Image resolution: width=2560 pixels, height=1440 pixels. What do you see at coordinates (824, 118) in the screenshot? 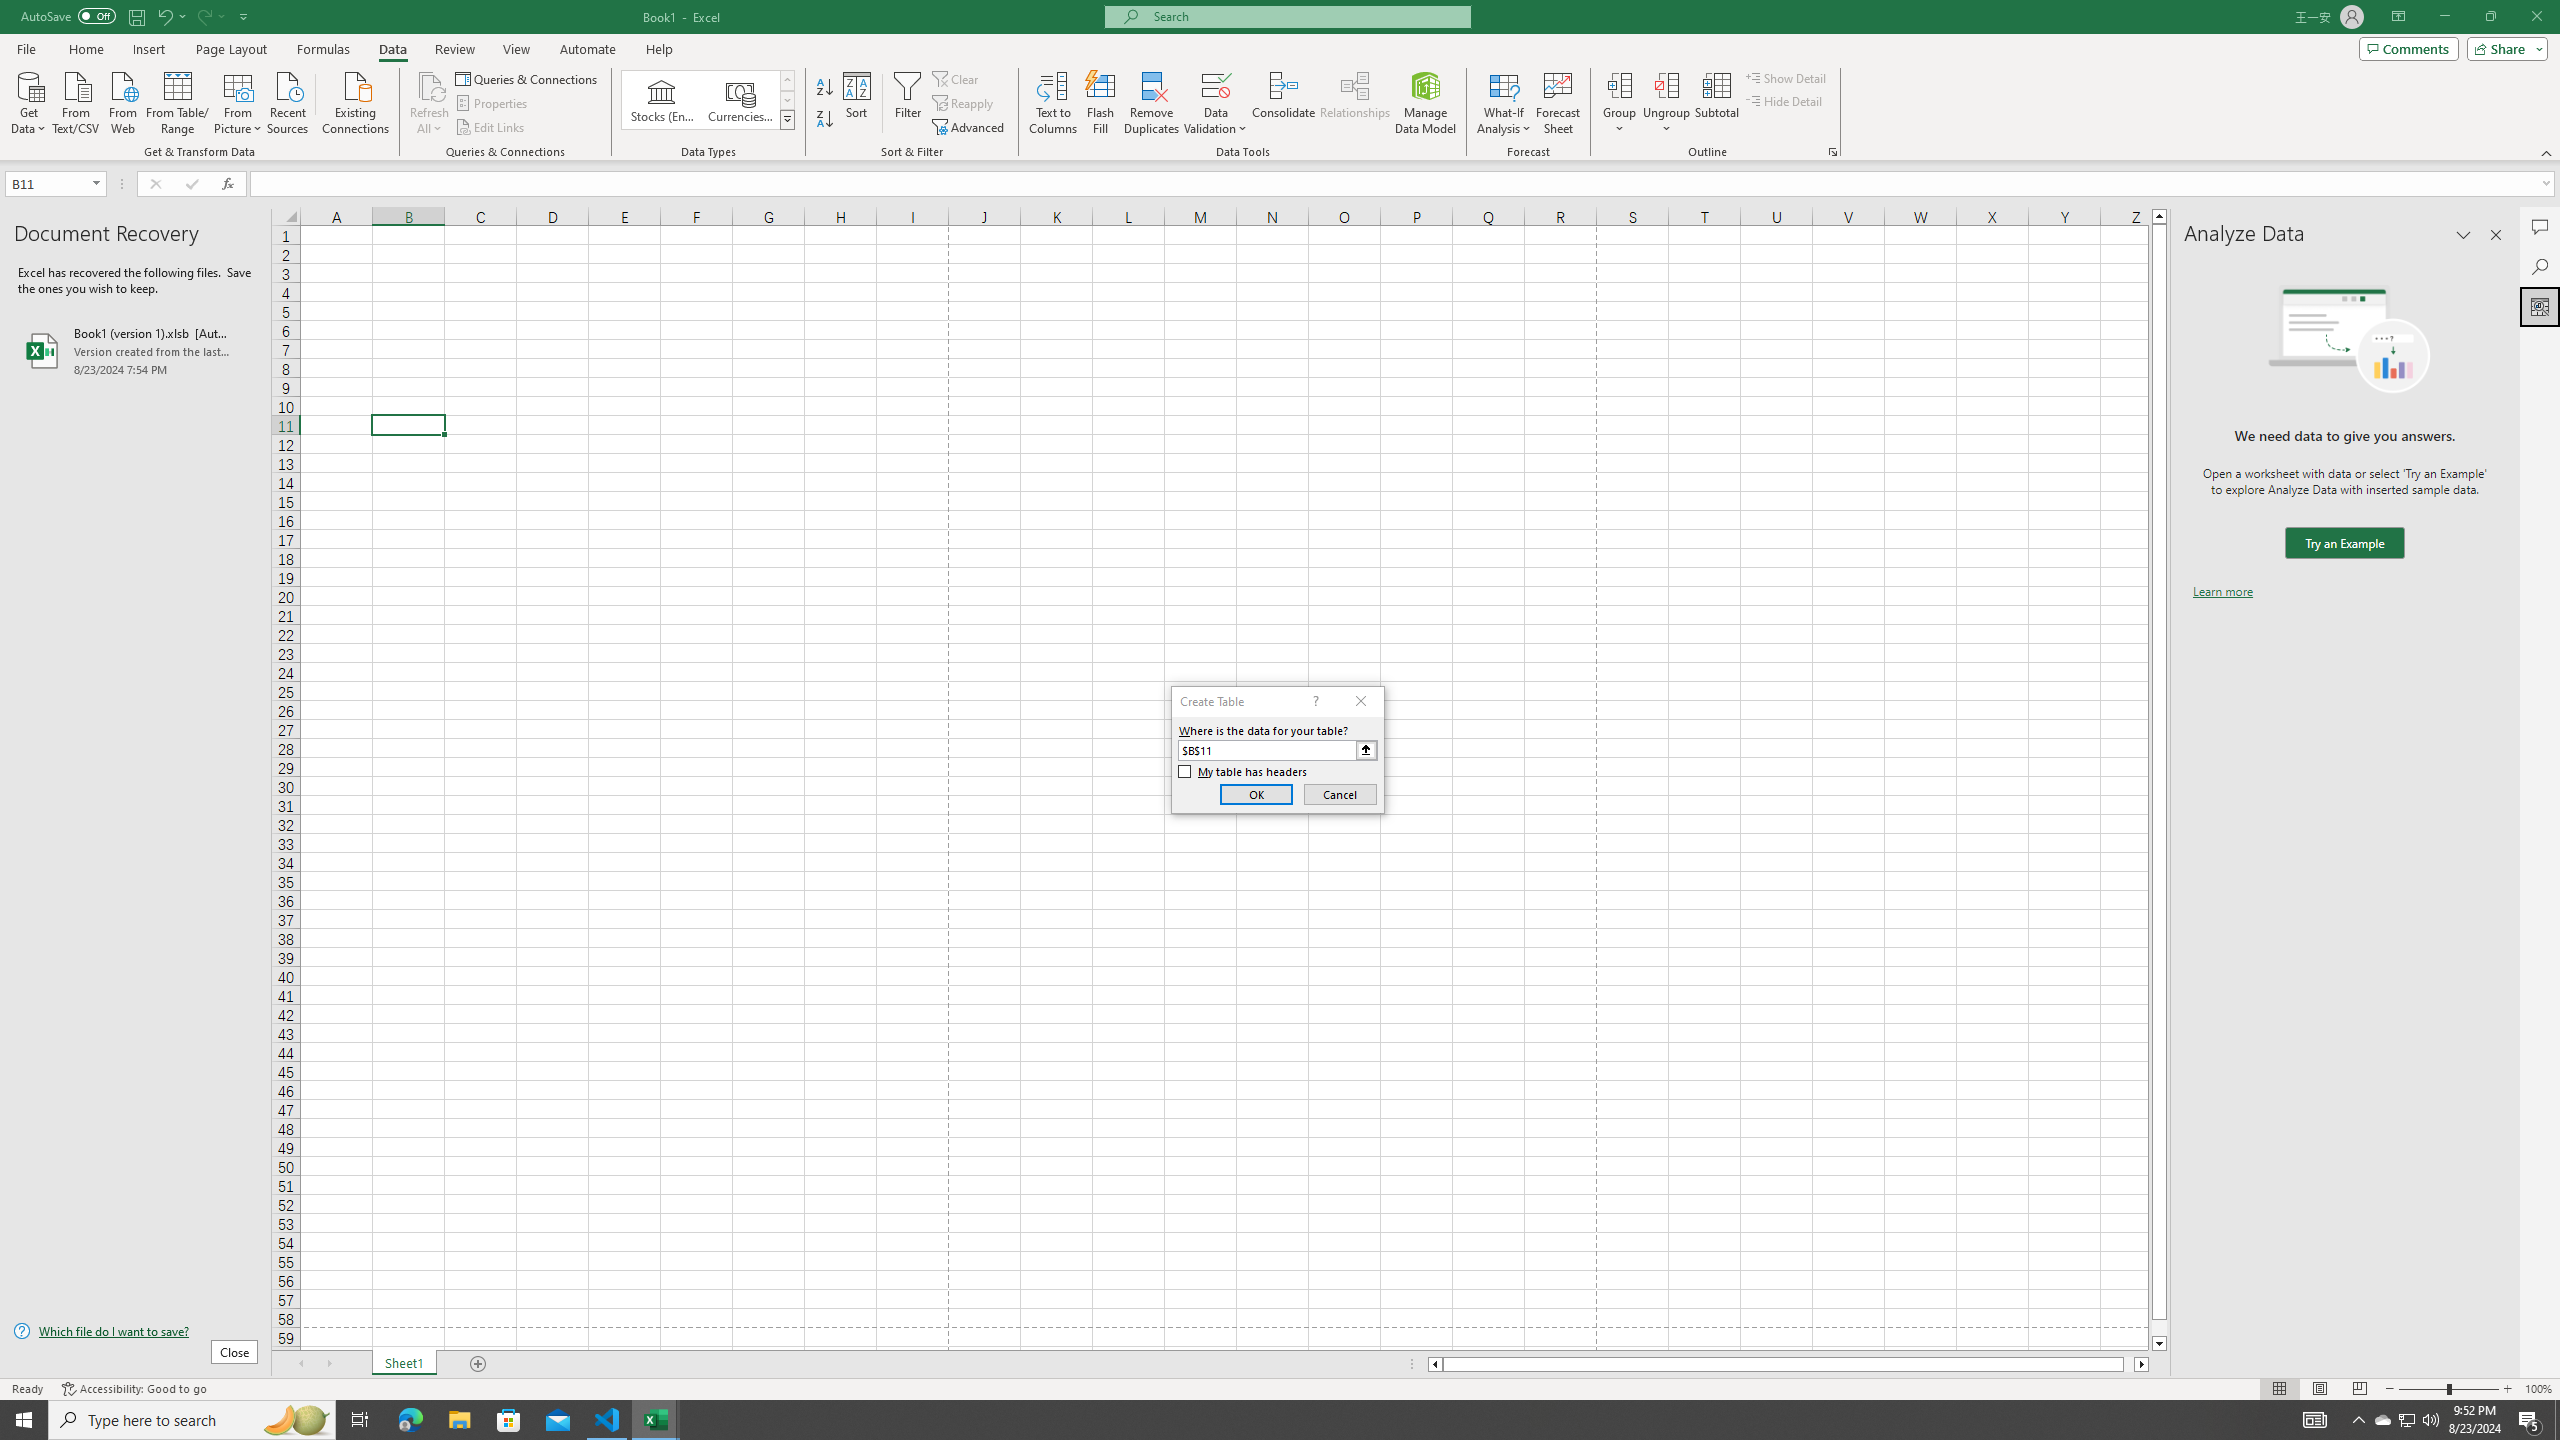
I see `'Sort Z to A'` at bounding box center [824, 118].